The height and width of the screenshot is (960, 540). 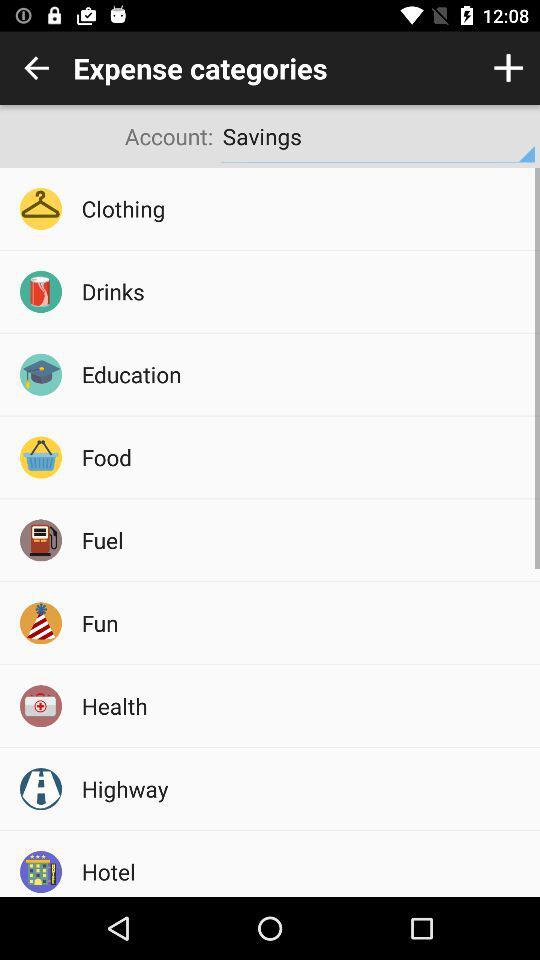 What do you see at coordinates (508, 68) in the screenshot?
I see `the item next to expense categories item` at bounding box center [508, 68].